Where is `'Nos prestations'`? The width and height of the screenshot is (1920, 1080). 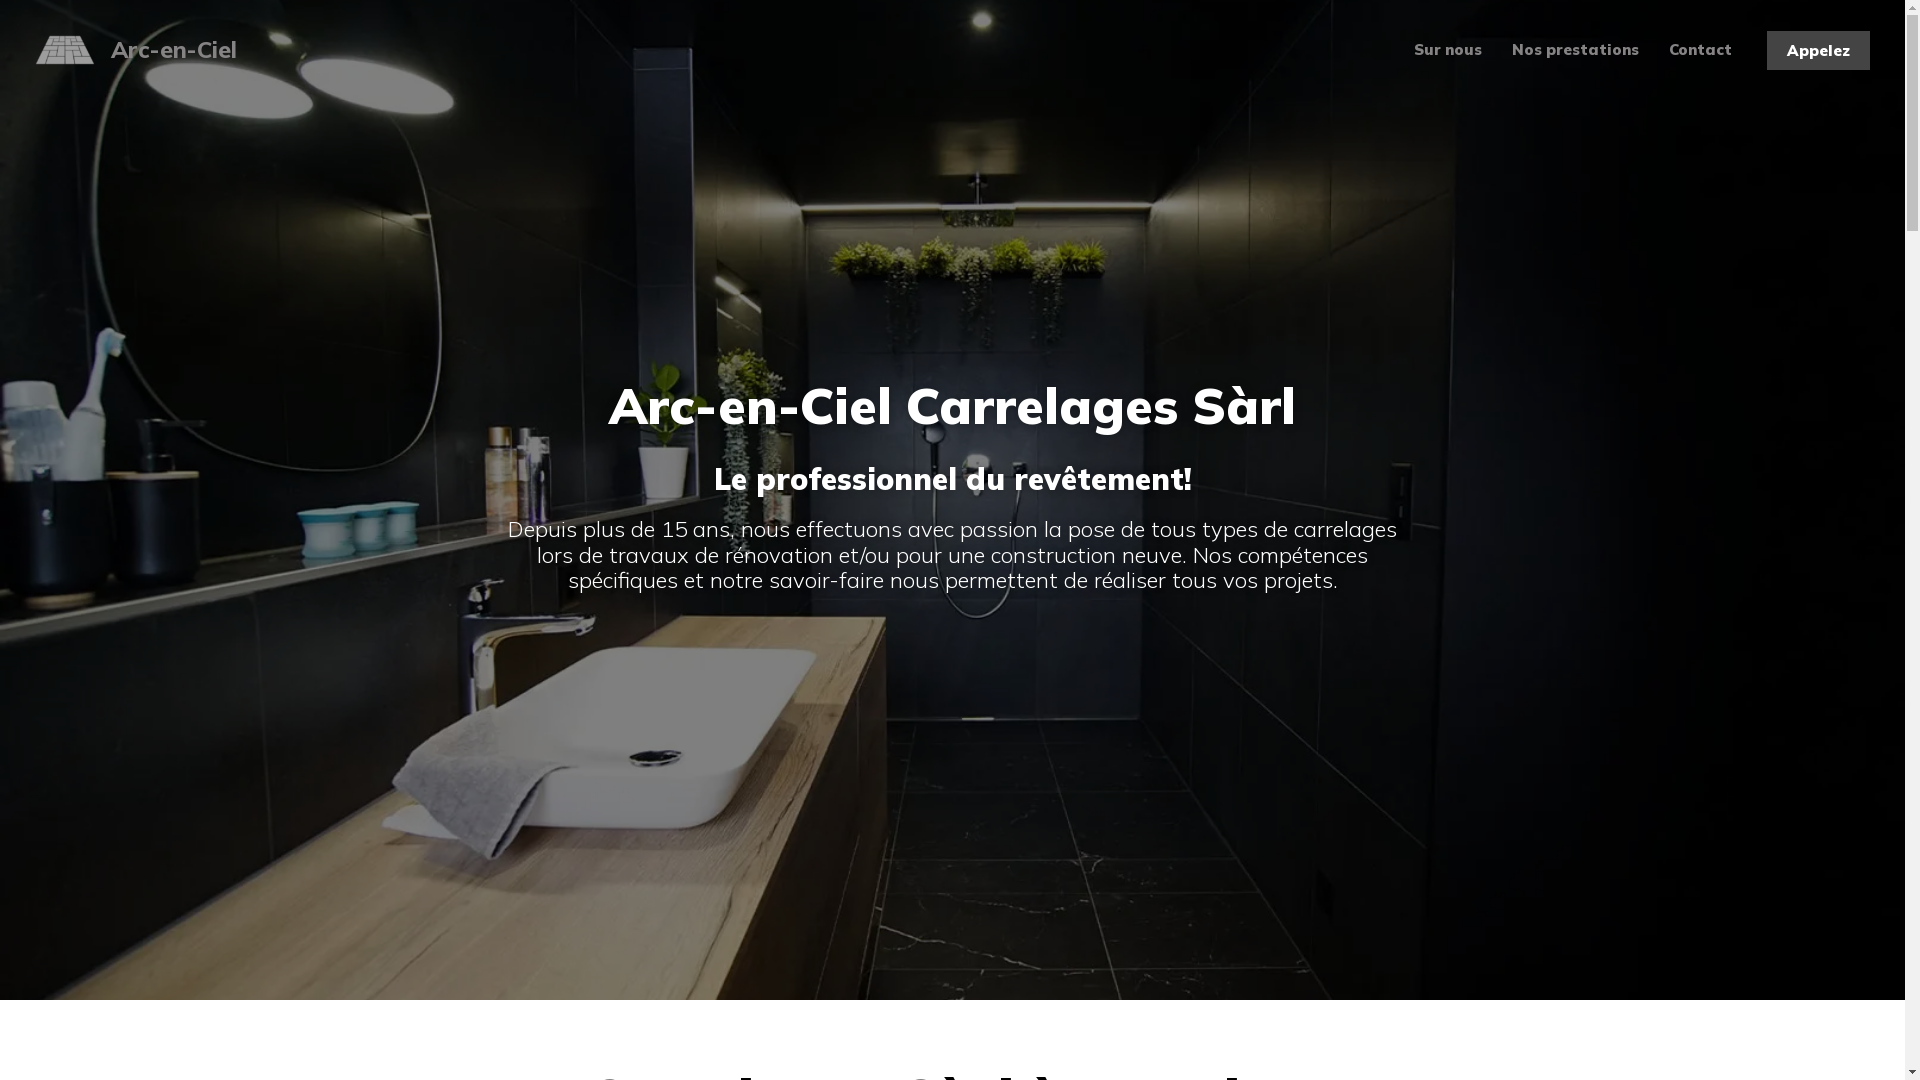
'Nos prestations' is located at coordinates (1574, 49).